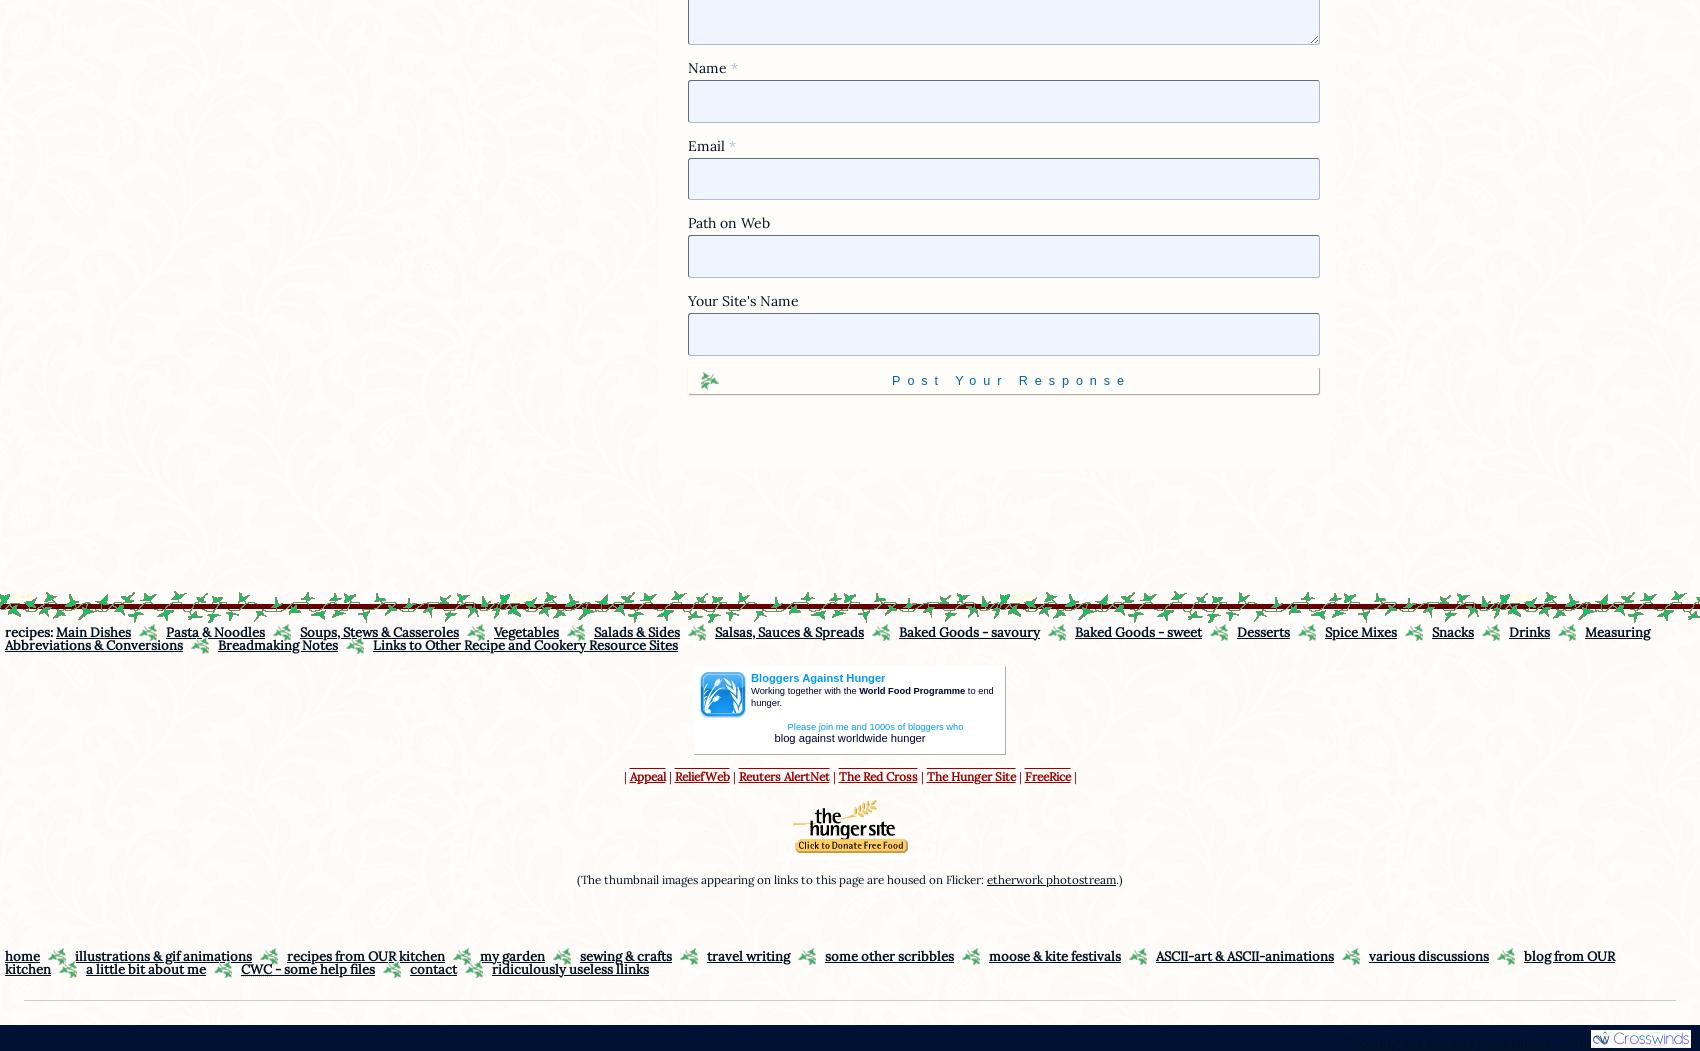 The width and height of the screenshot is (1700, 1051). Describe the element at coordinates (93, 630) in the screenshot. I see `'Main Dishes'` at that location.